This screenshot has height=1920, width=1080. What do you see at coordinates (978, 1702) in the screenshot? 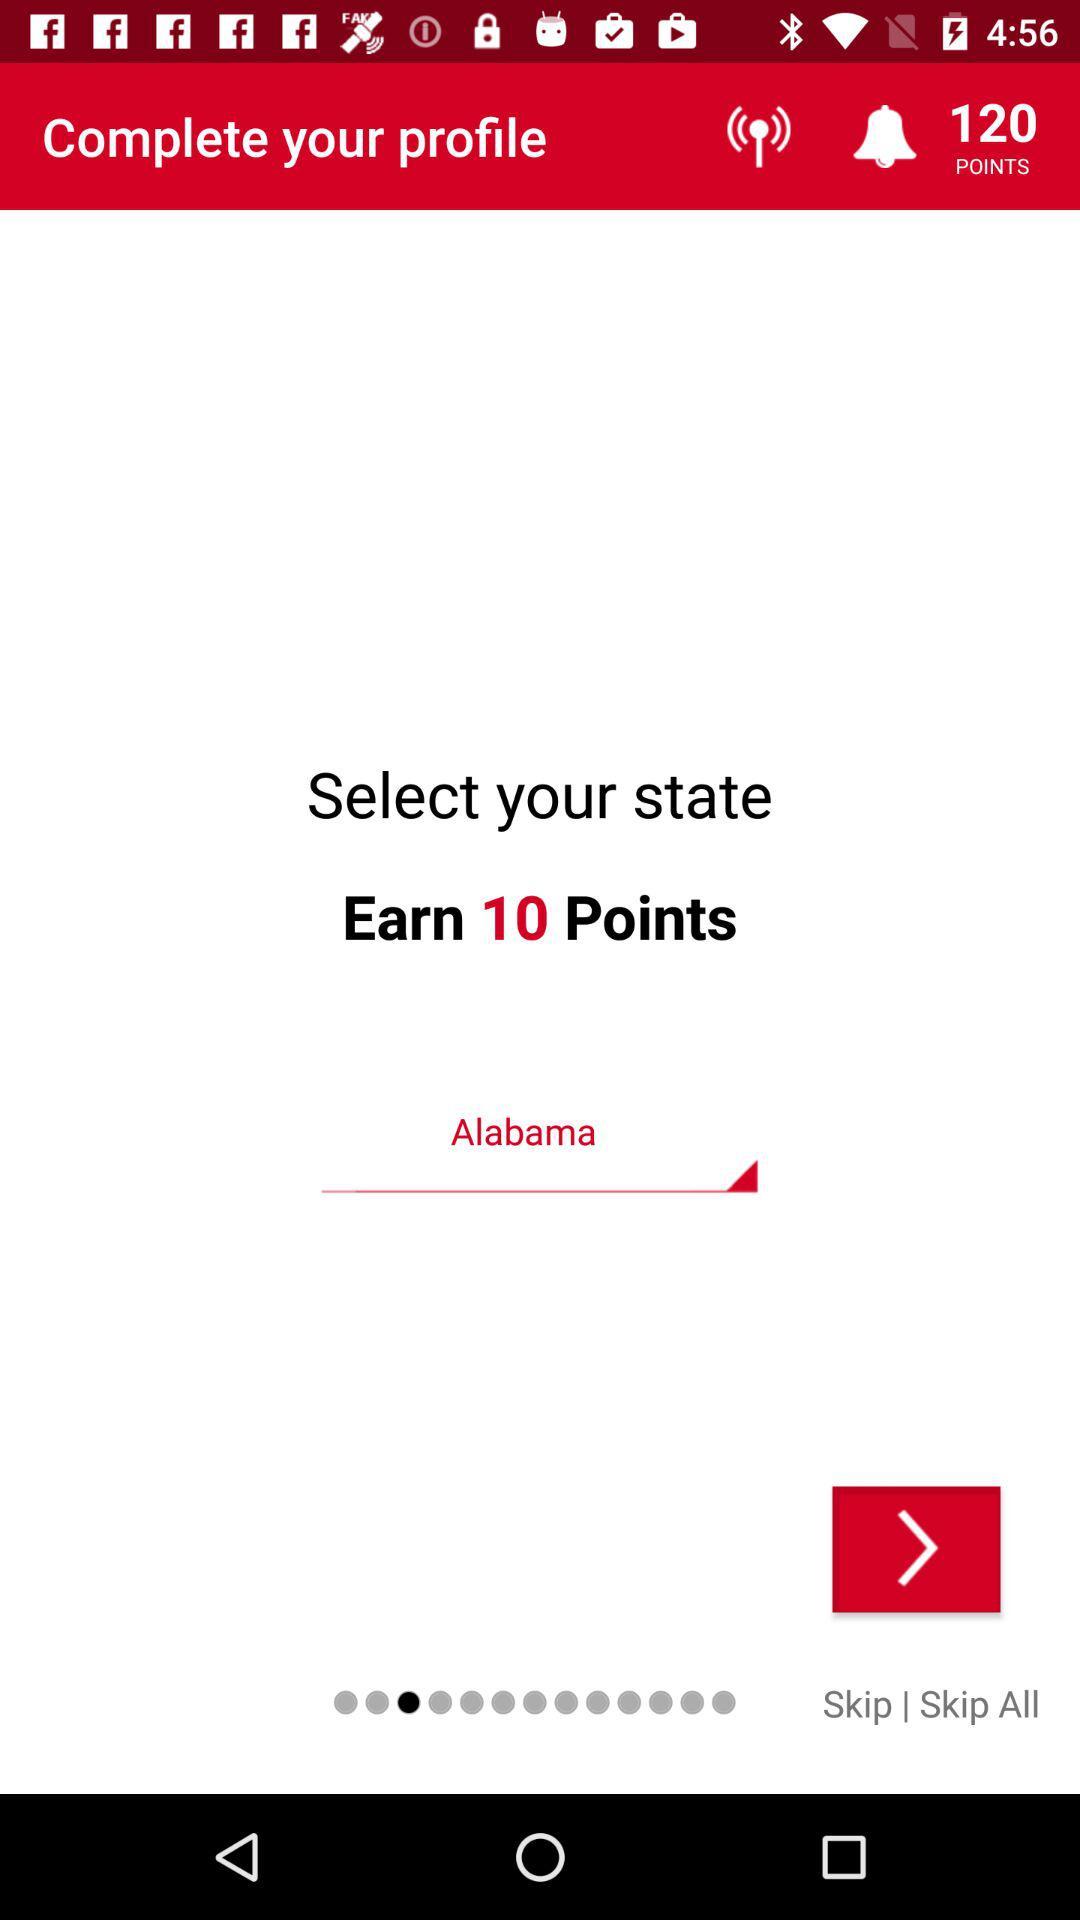
I see `skip all` at bounding box center [978, 1702].